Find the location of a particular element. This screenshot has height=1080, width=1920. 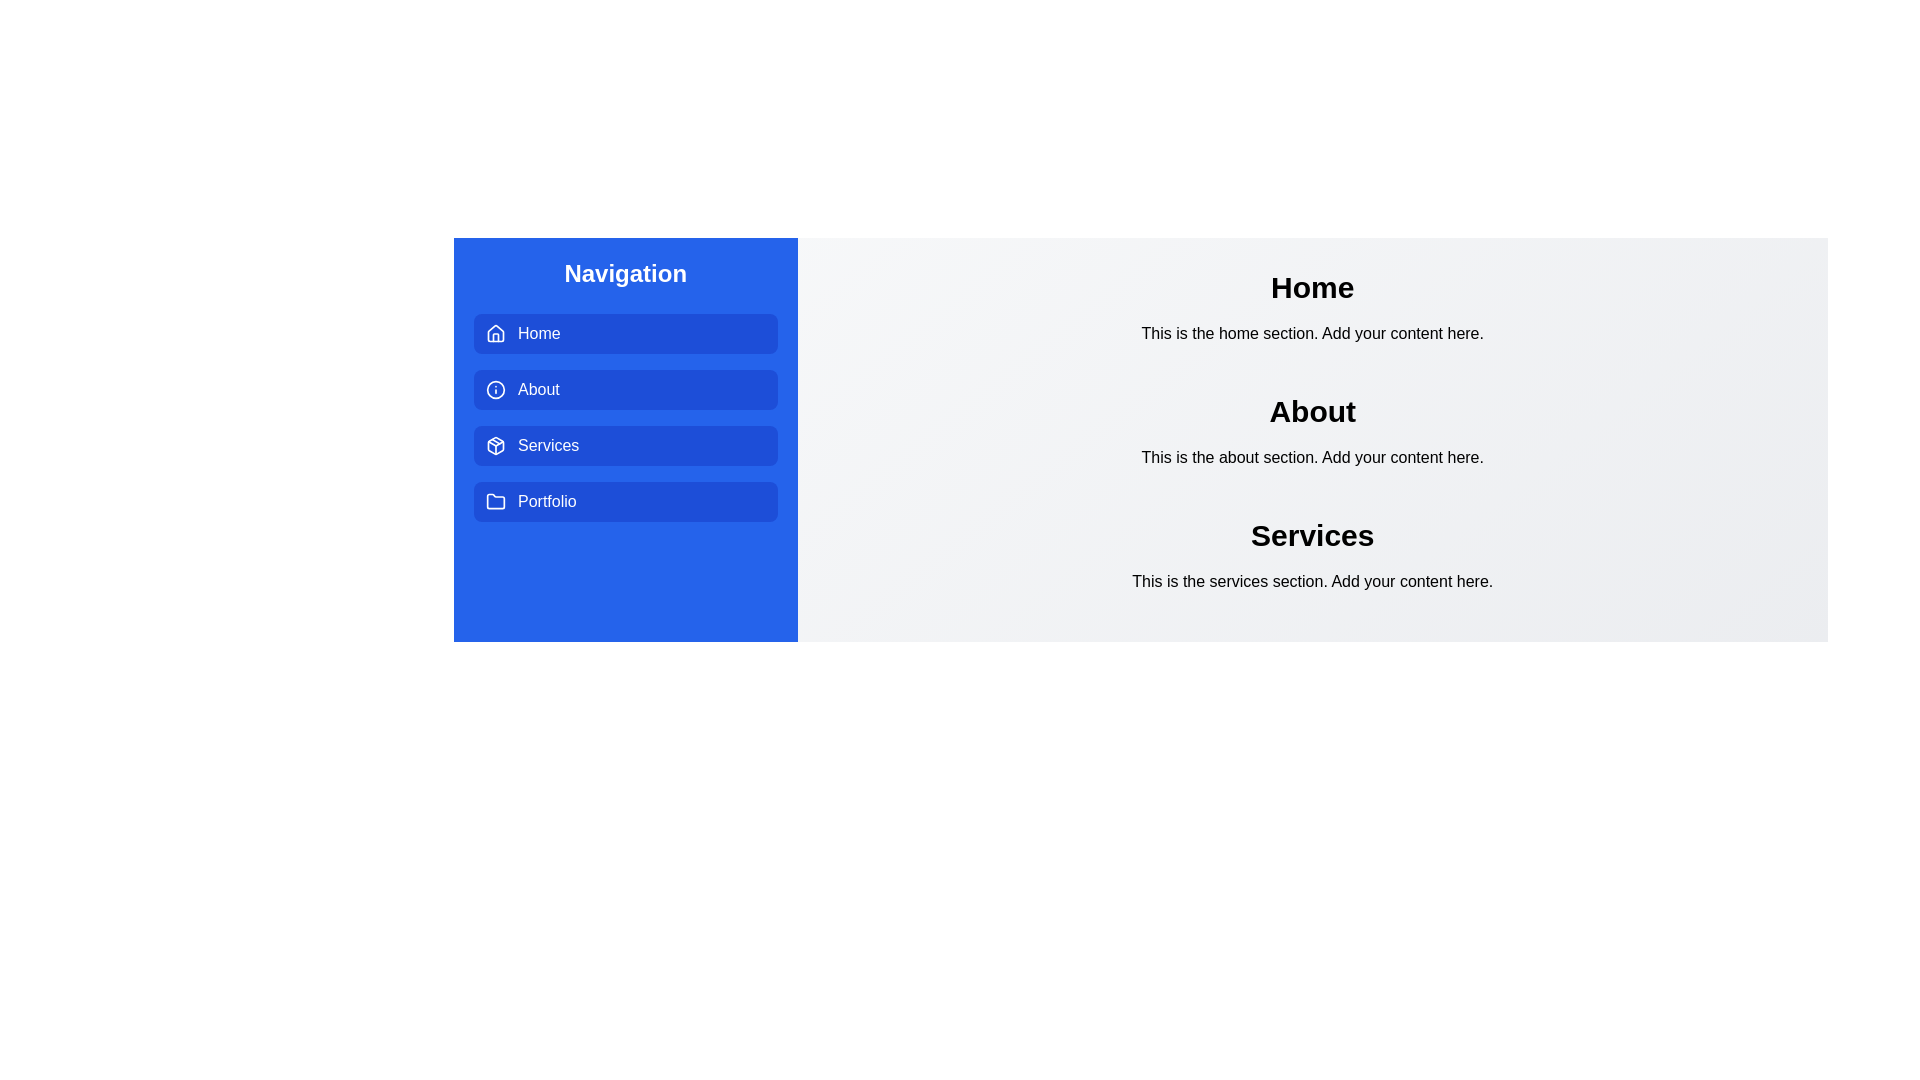

on the 'About' section text label in the vertical navigation bar located below the 'Home' item is located at coordinates (538, 389).